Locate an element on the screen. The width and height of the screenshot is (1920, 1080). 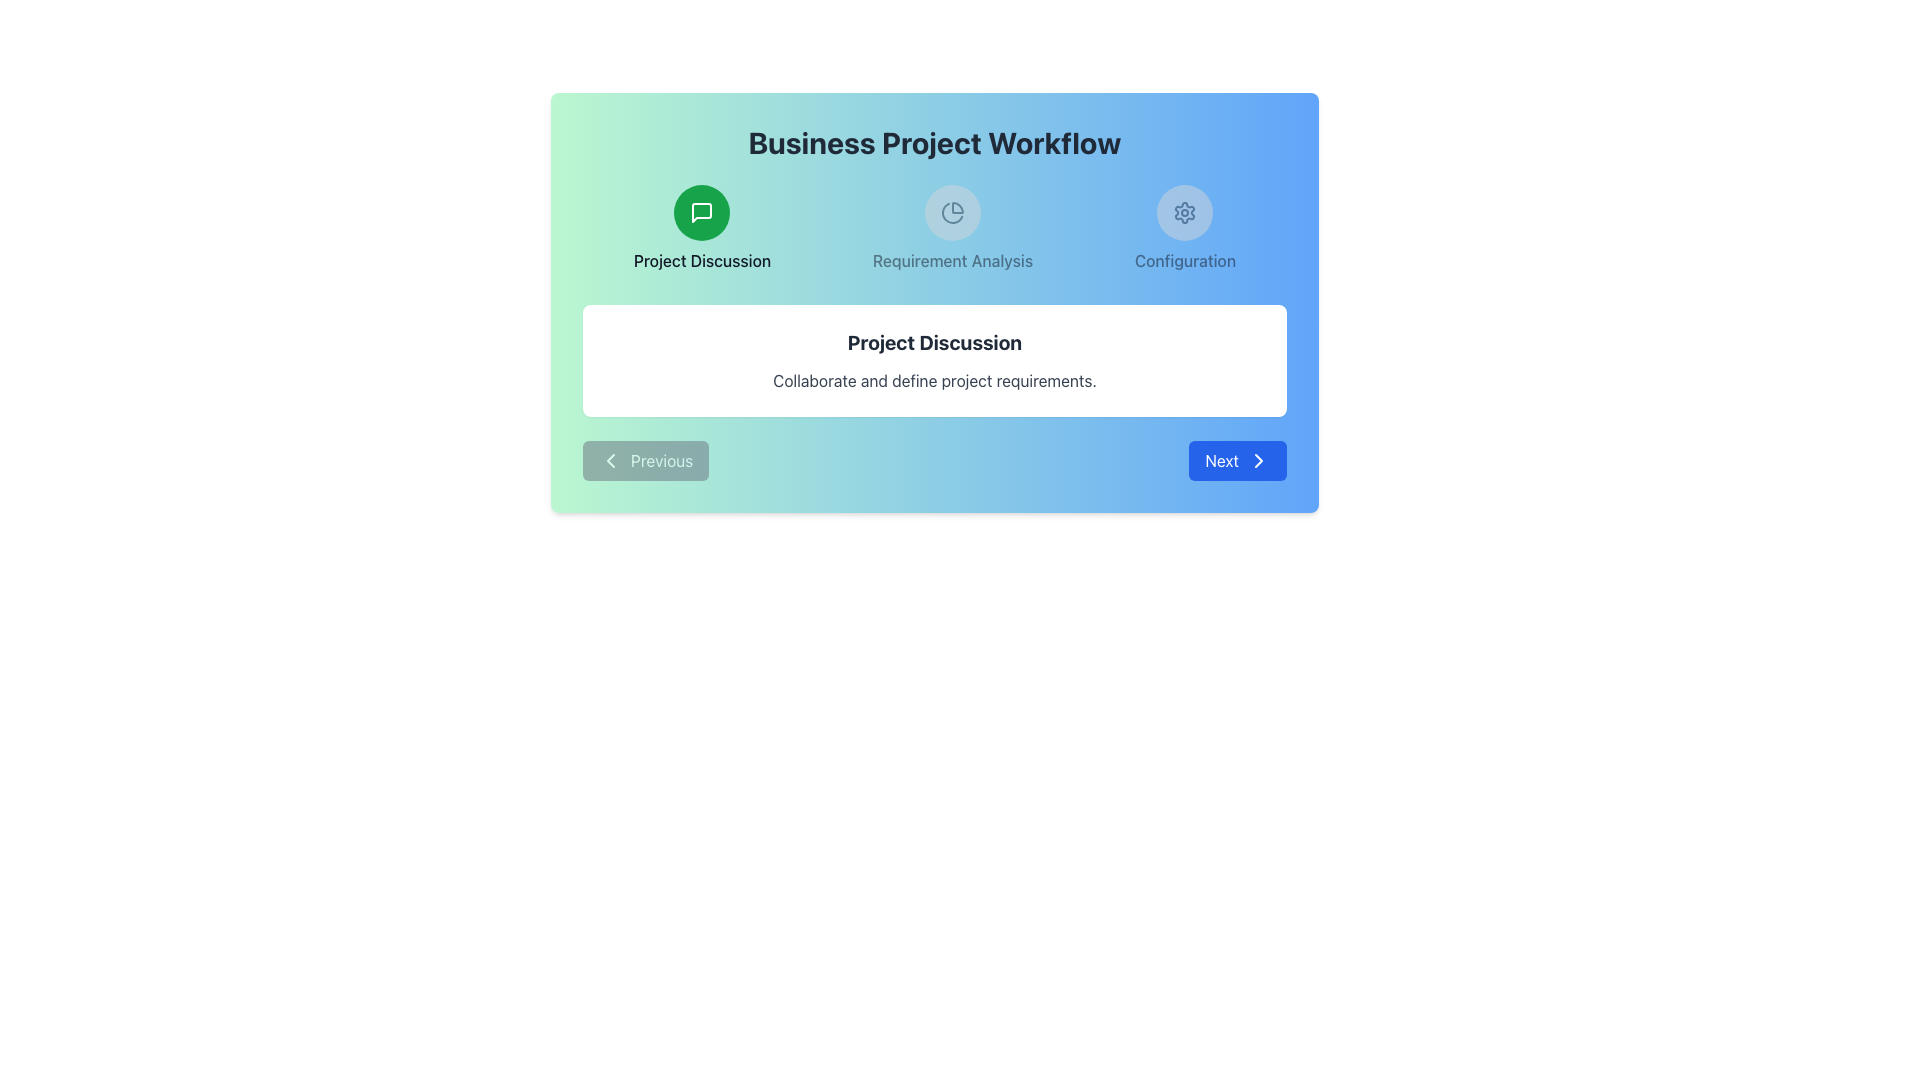
the 'Next' button, which is a rectangular button with a blue background and white text, located in the bottom-right corner of the panel is located at coordinates (1237, 461).